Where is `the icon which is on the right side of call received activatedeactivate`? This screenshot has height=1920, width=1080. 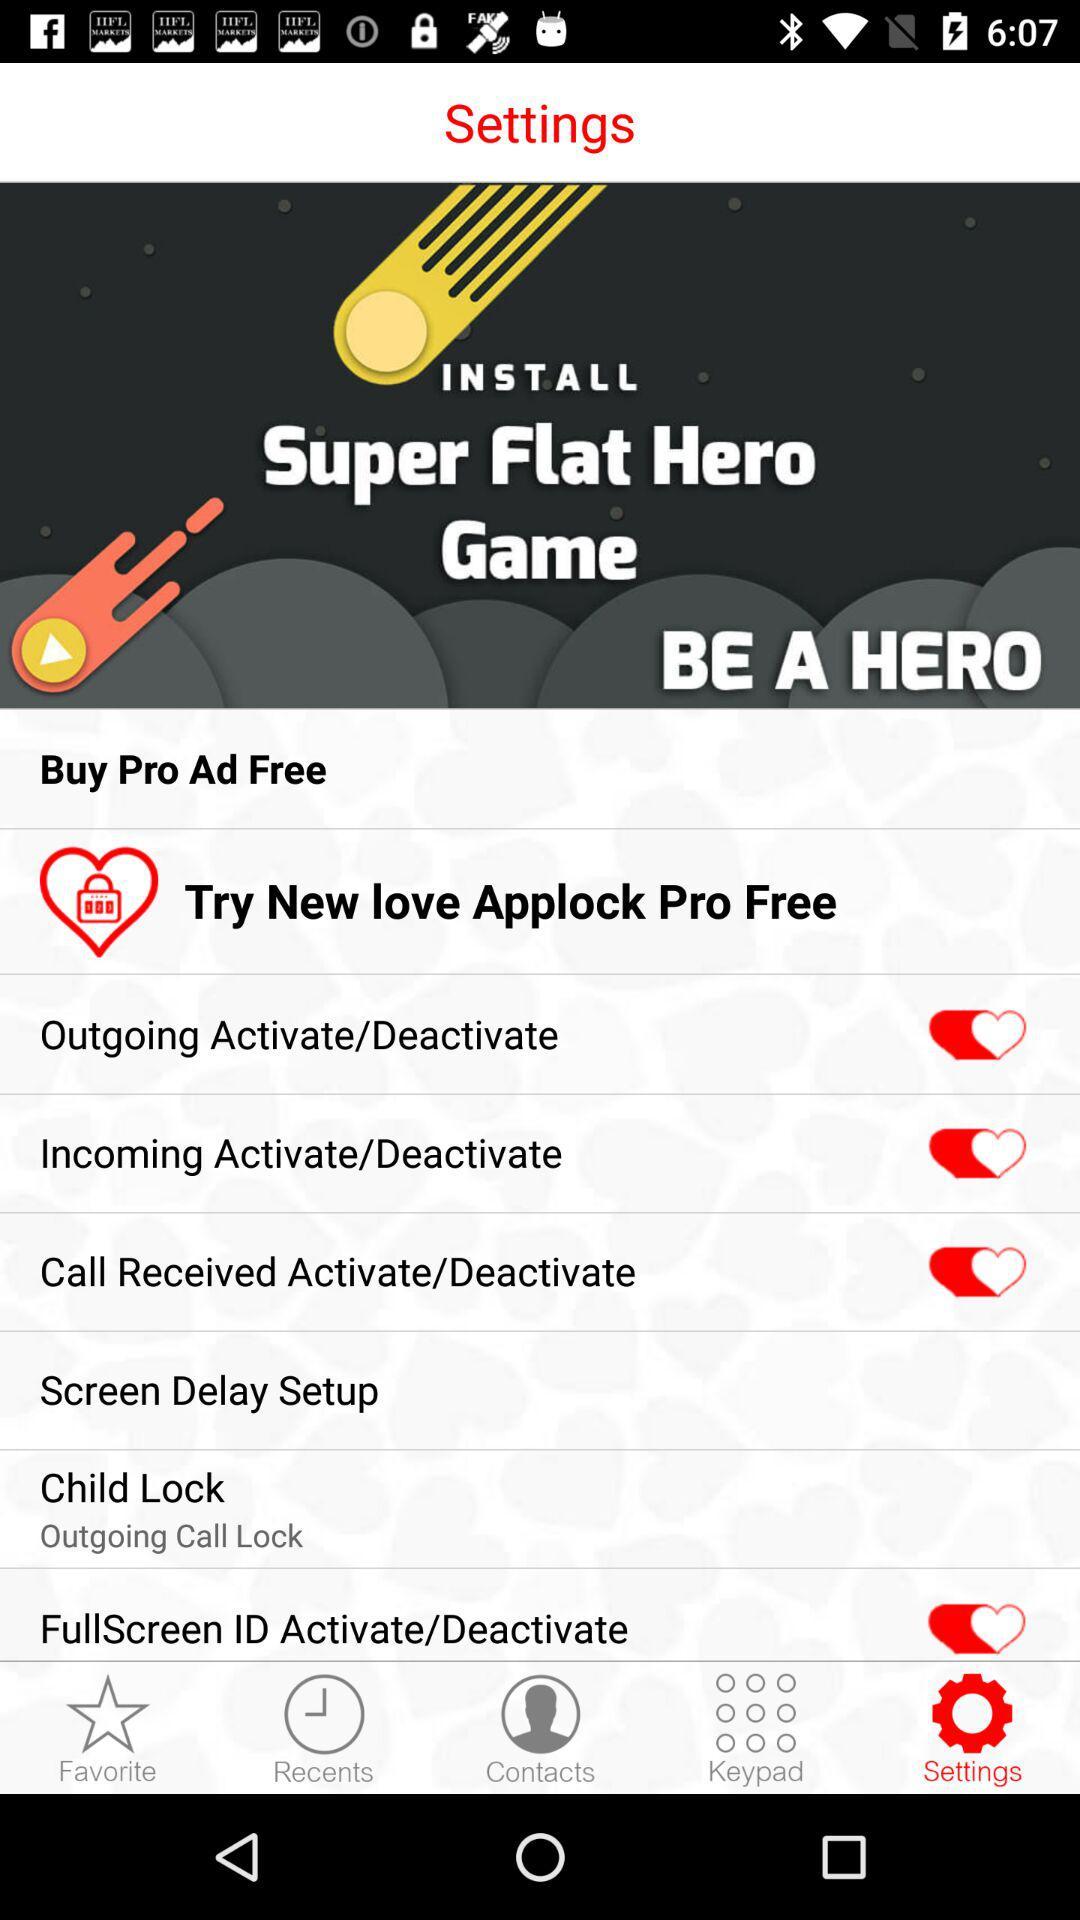 the icon which is on the right side of call received activatedeactivate is located at coordinates (974, 1271).